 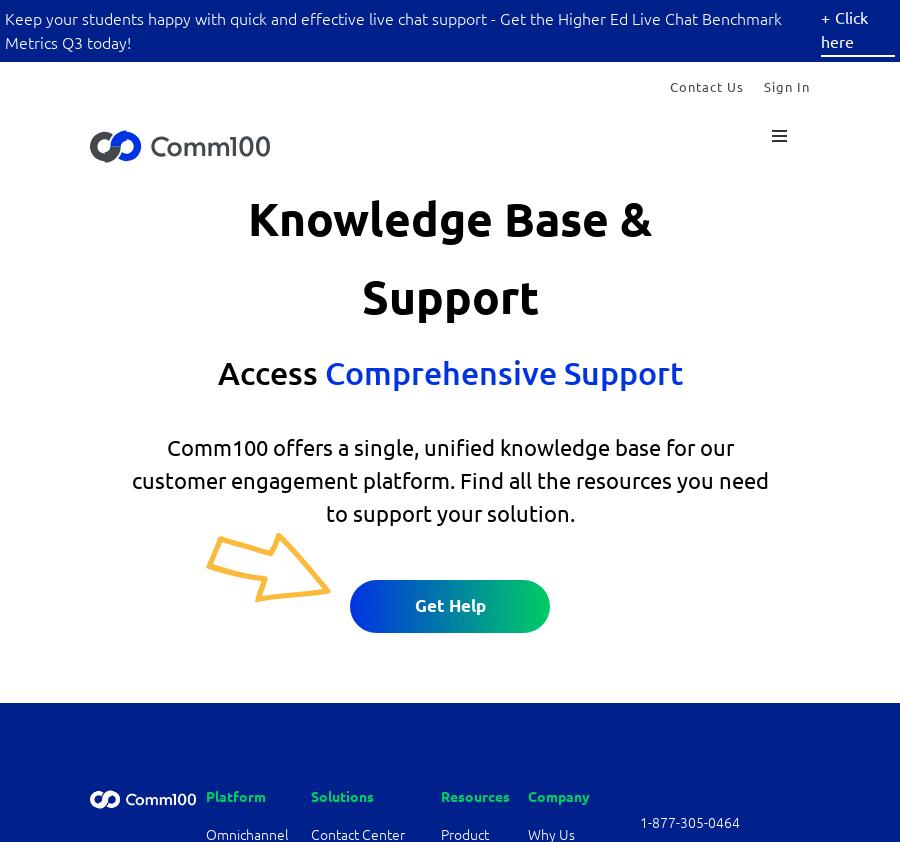 What do you see at coordinates (205, 796) in the screenshot?
I see `'Platform'` at bounding box center [205, 796].